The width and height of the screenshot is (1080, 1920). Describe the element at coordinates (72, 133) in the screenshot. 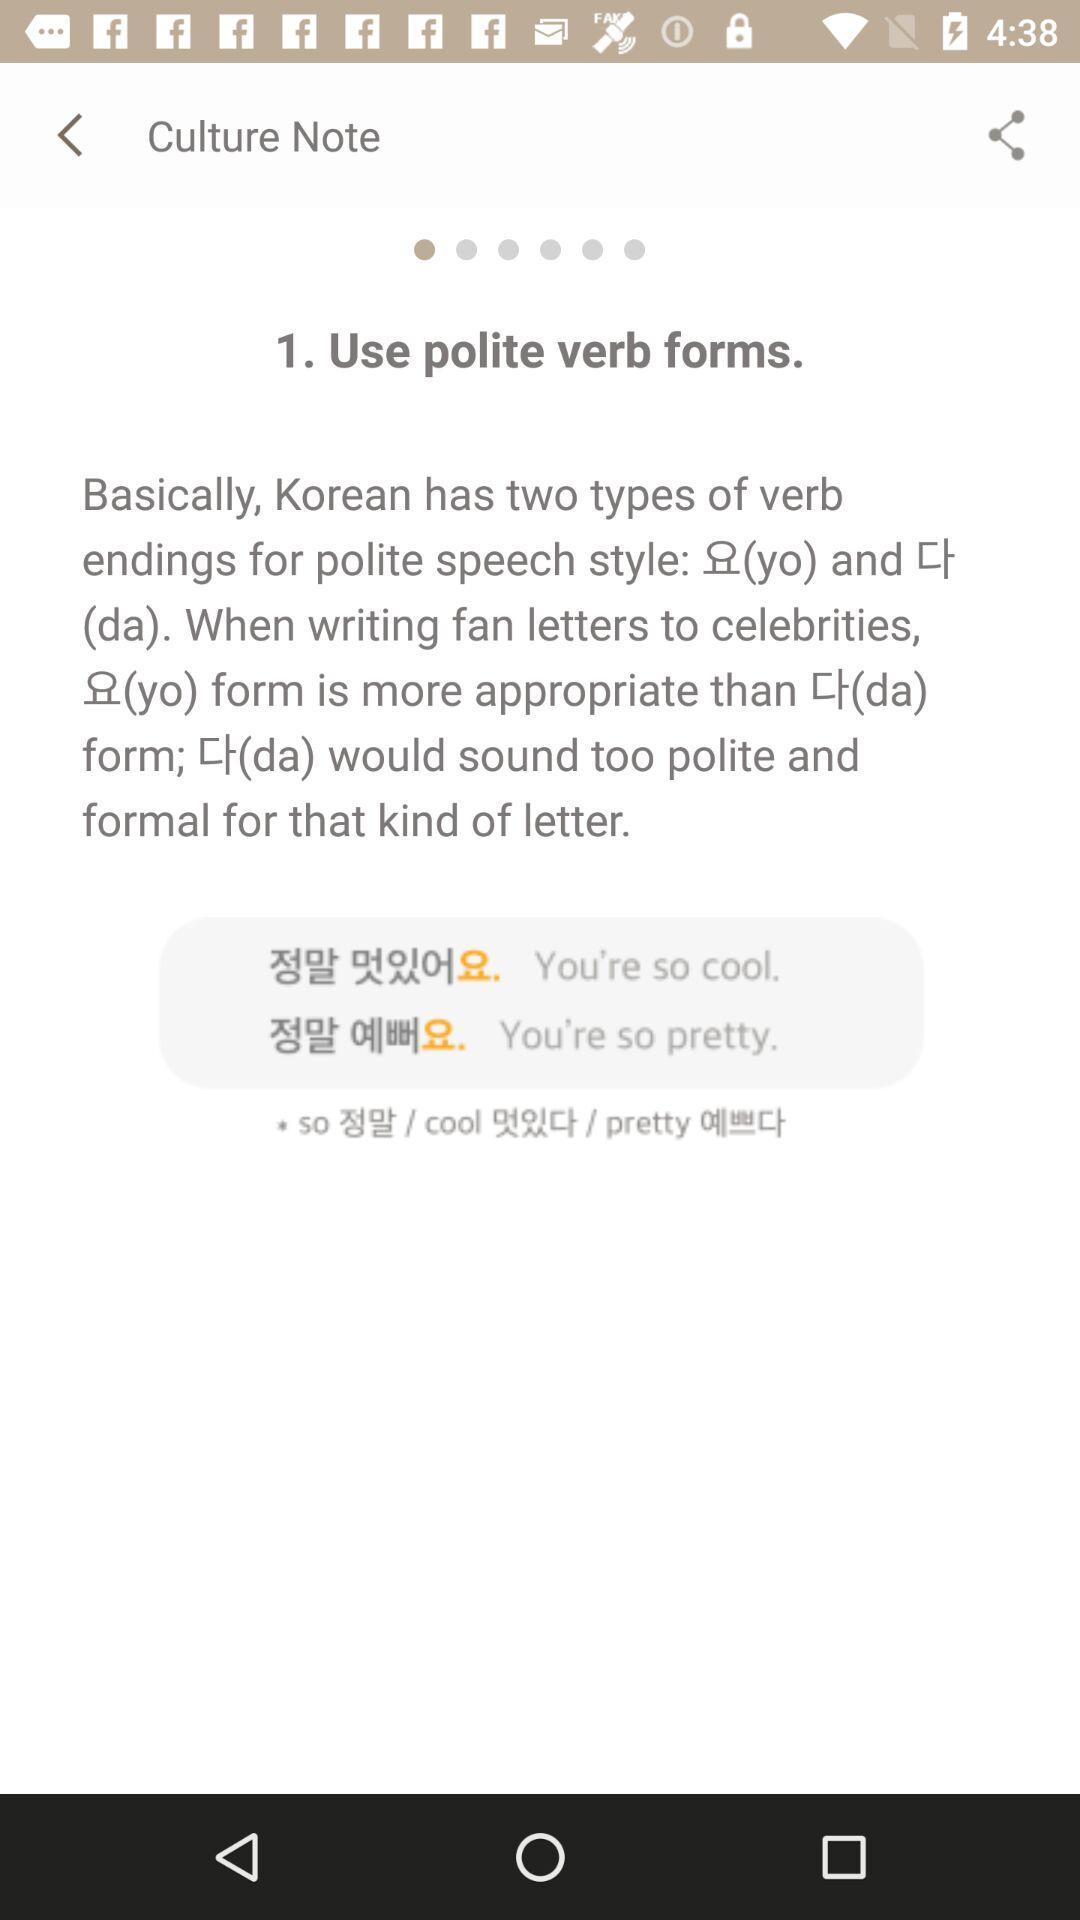

I see `the arrow_backward icon` at that location.